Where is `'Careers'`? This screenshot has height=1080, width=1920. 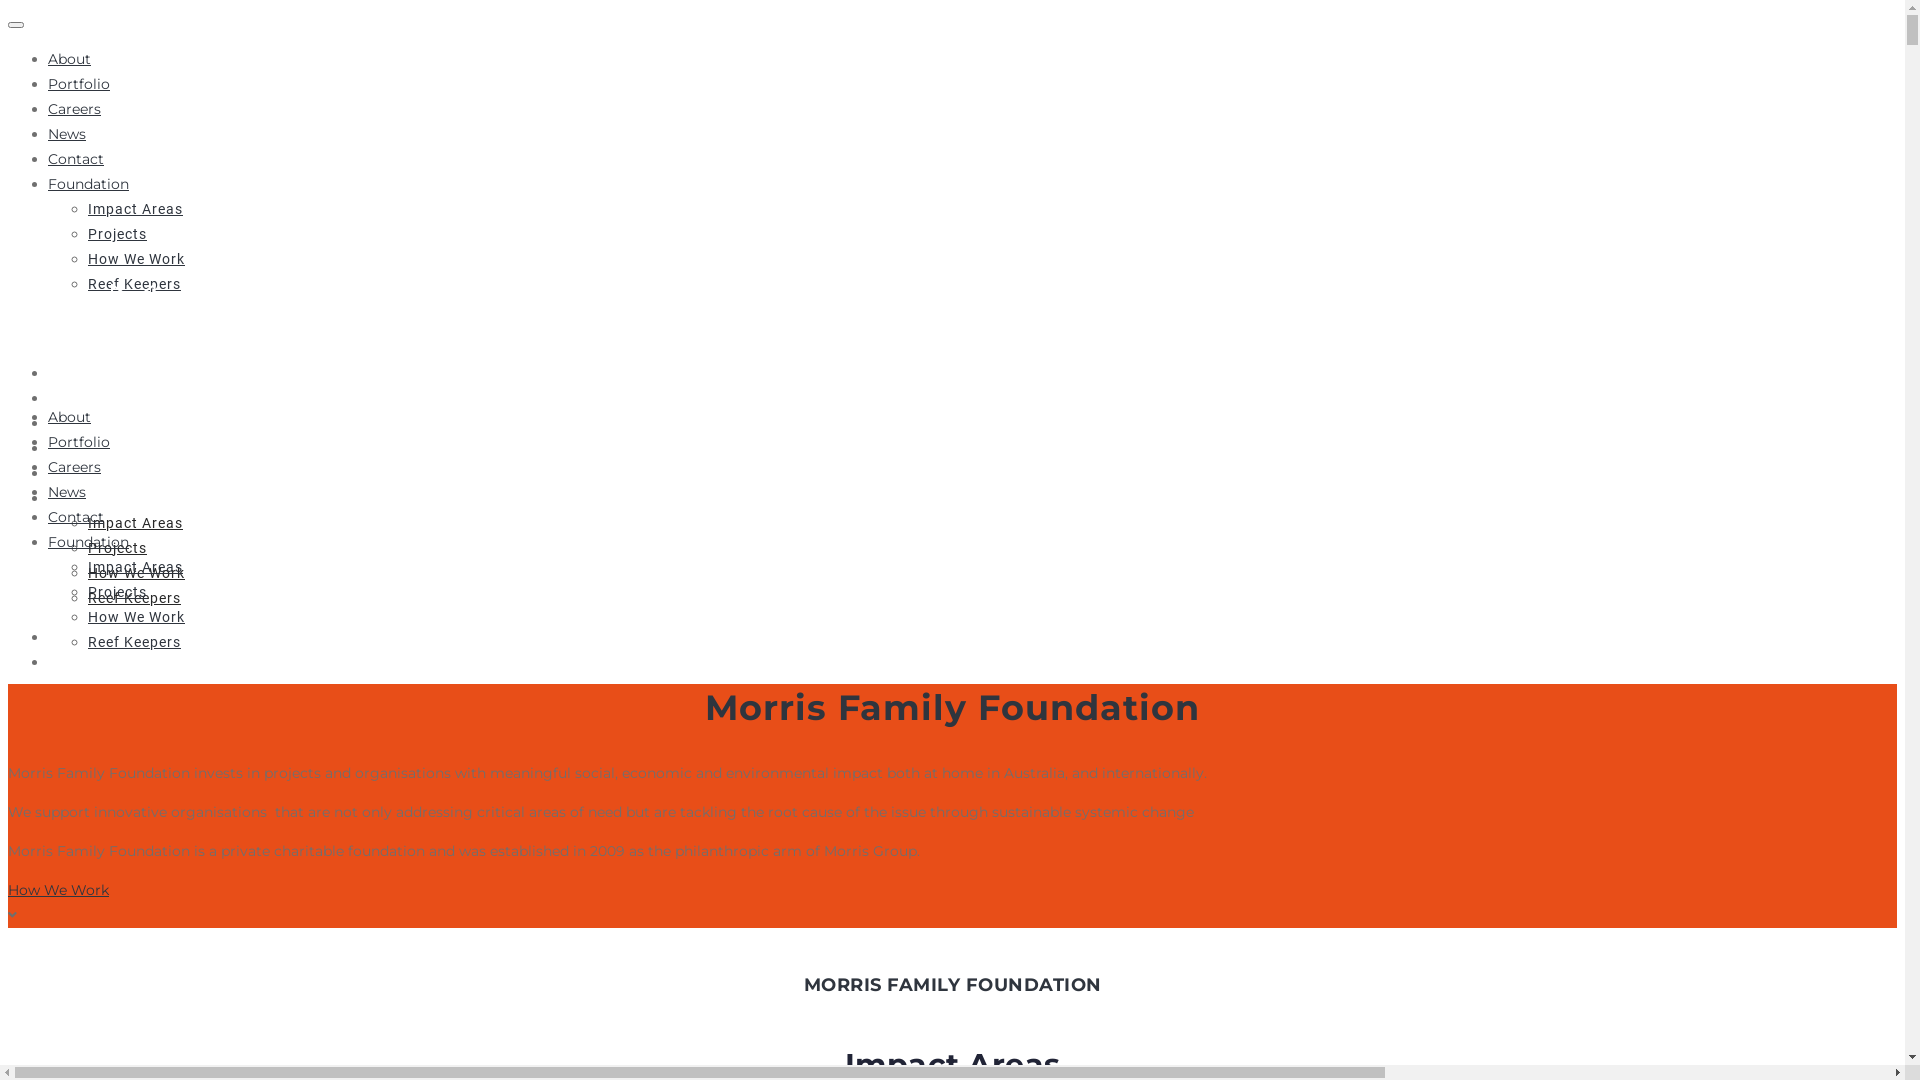
'Careers' is located at coordinates (74, 466).